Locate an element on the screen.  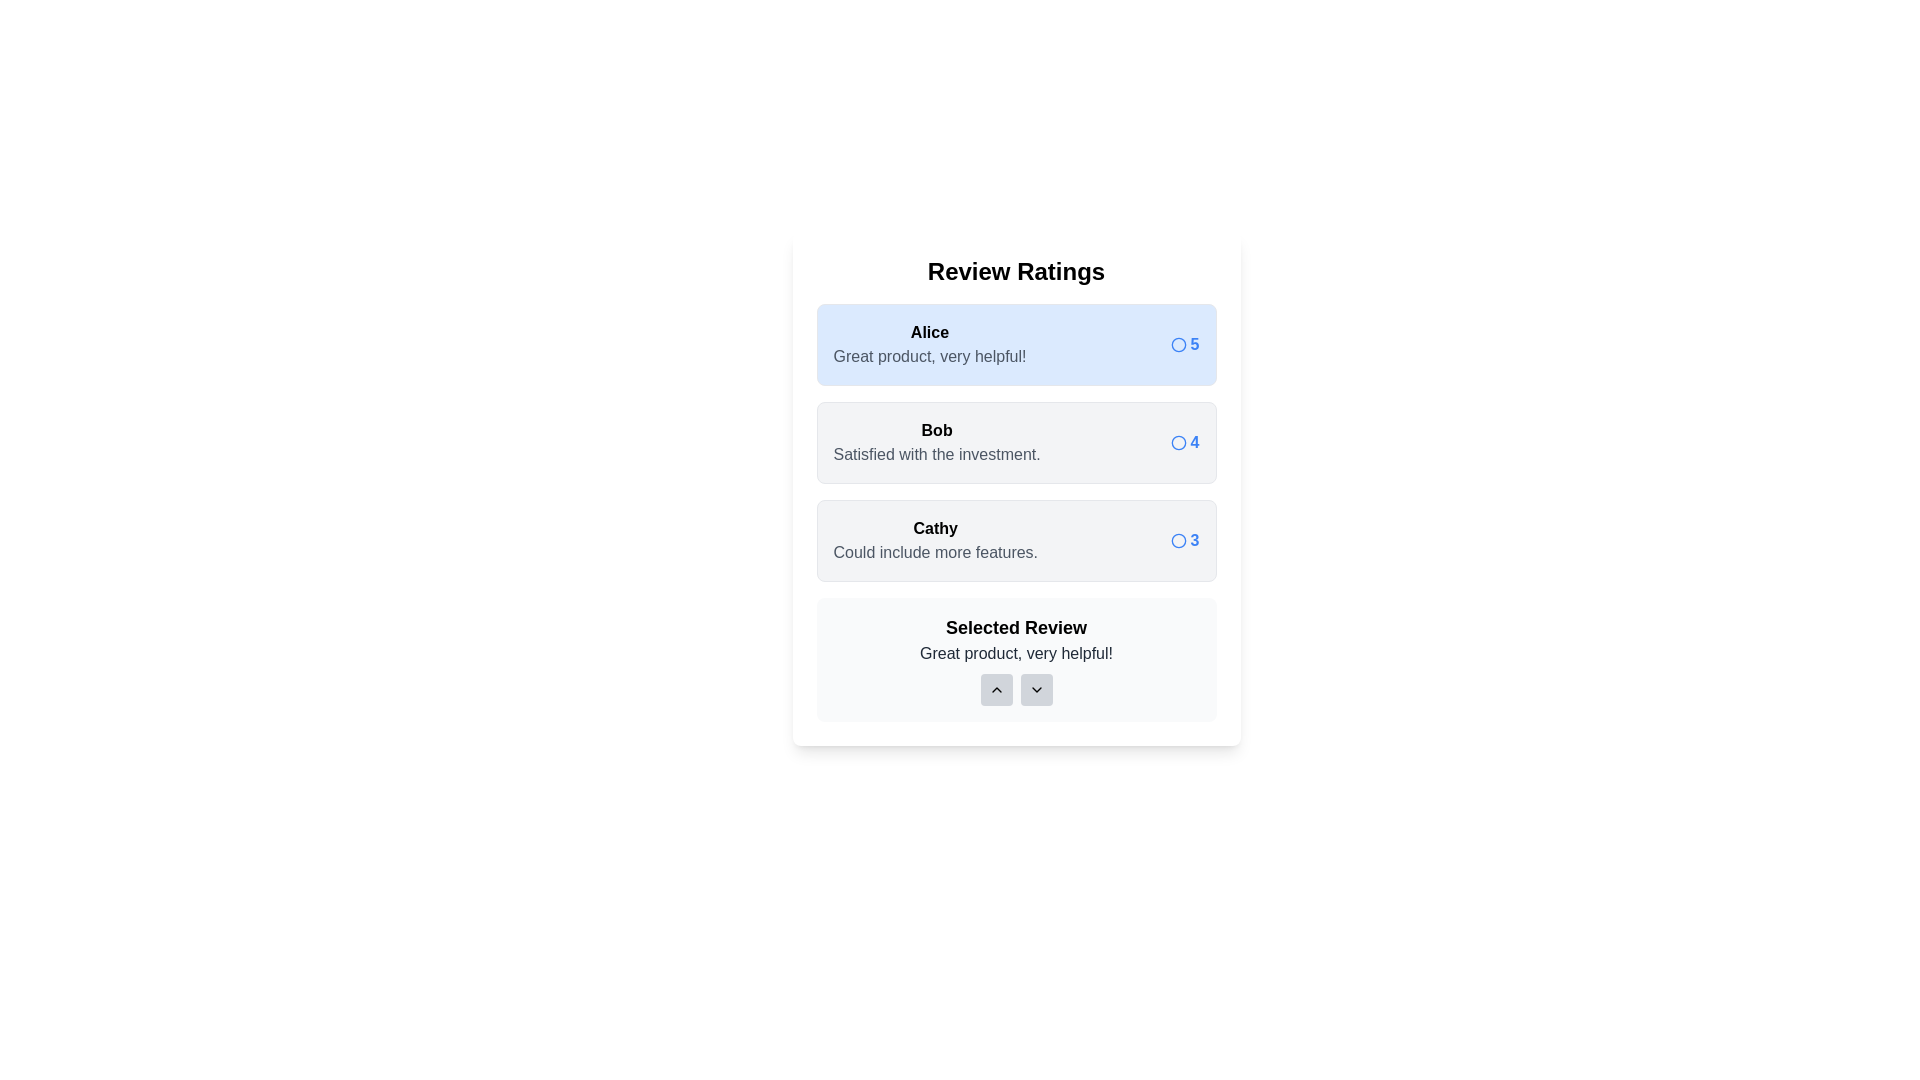
the review with user name Alice is located at coordinates (1016, 343).